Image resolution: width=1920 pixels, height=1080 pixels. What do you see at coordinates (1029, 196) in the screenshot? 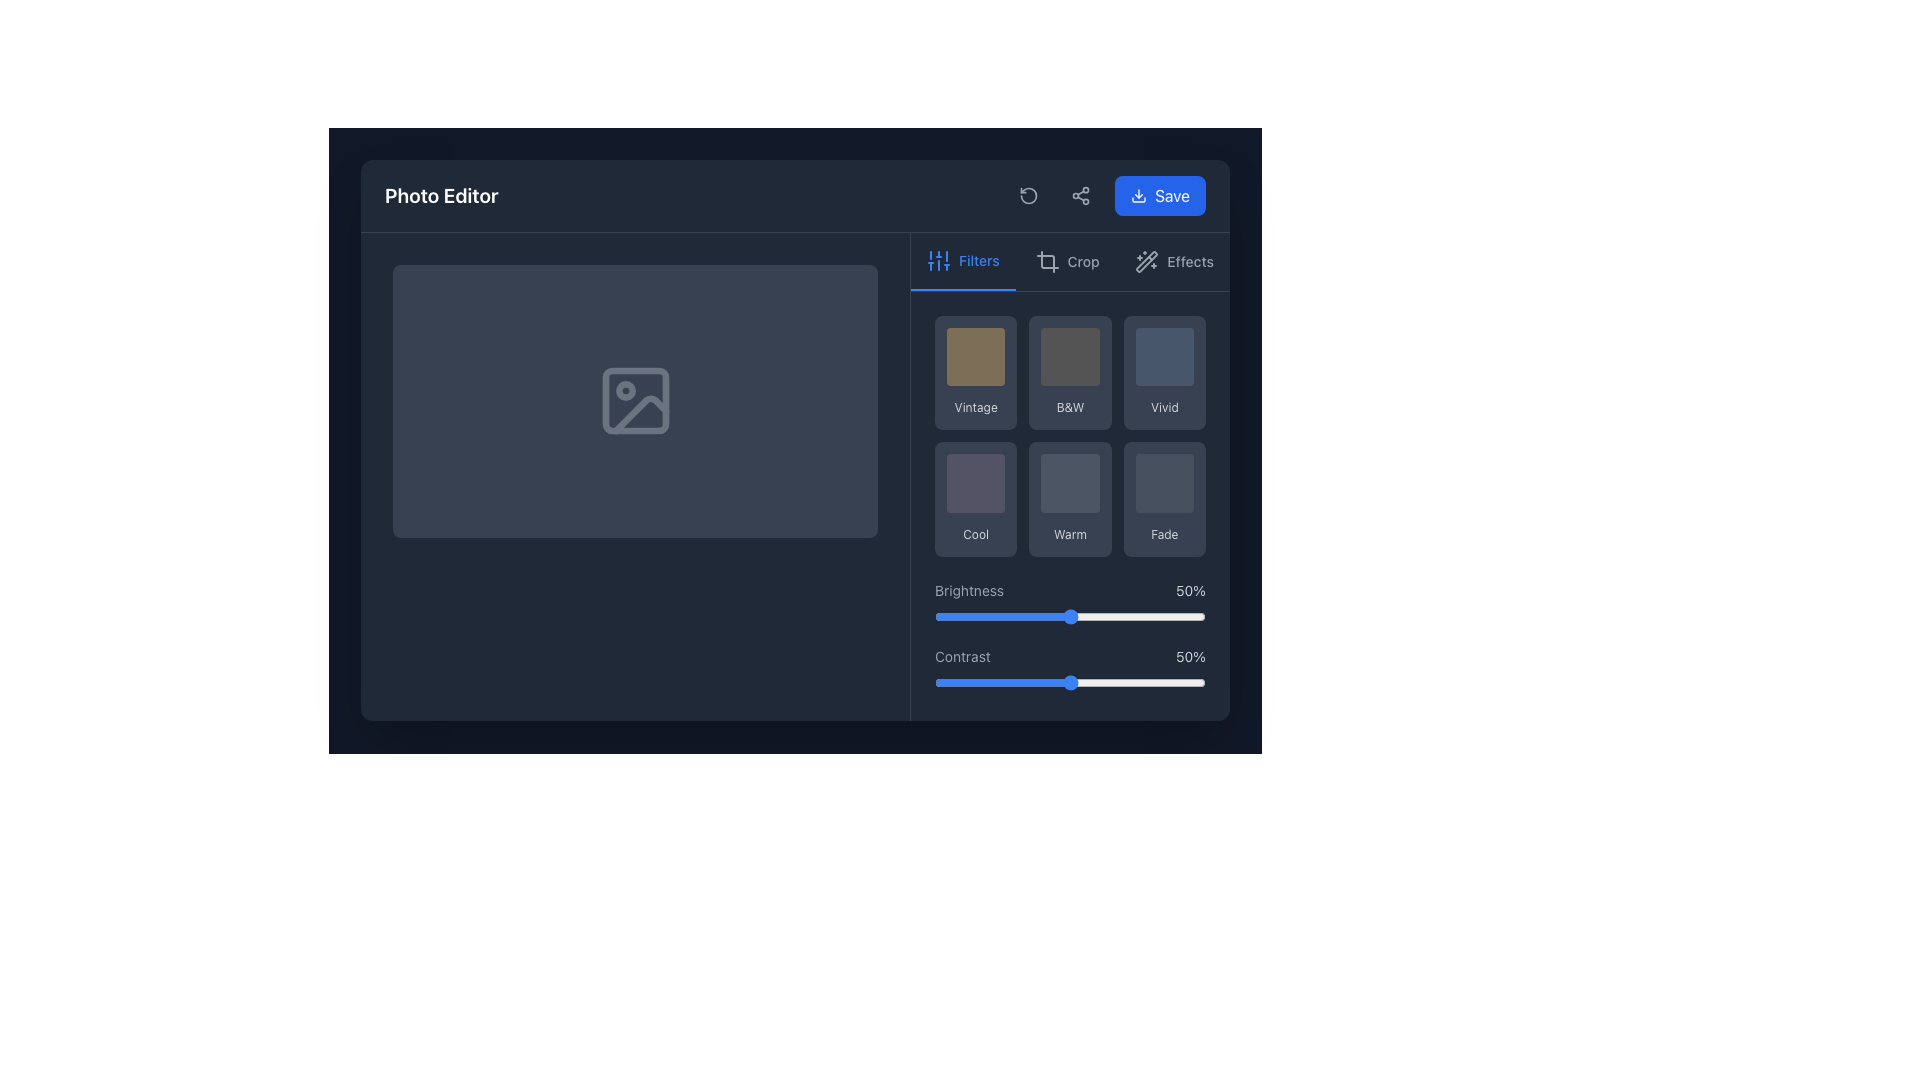
I see `the reset button located in the top-right toolbar, which is indicated by a counterclockwise arrow design` at bounding box center [1029, 196].